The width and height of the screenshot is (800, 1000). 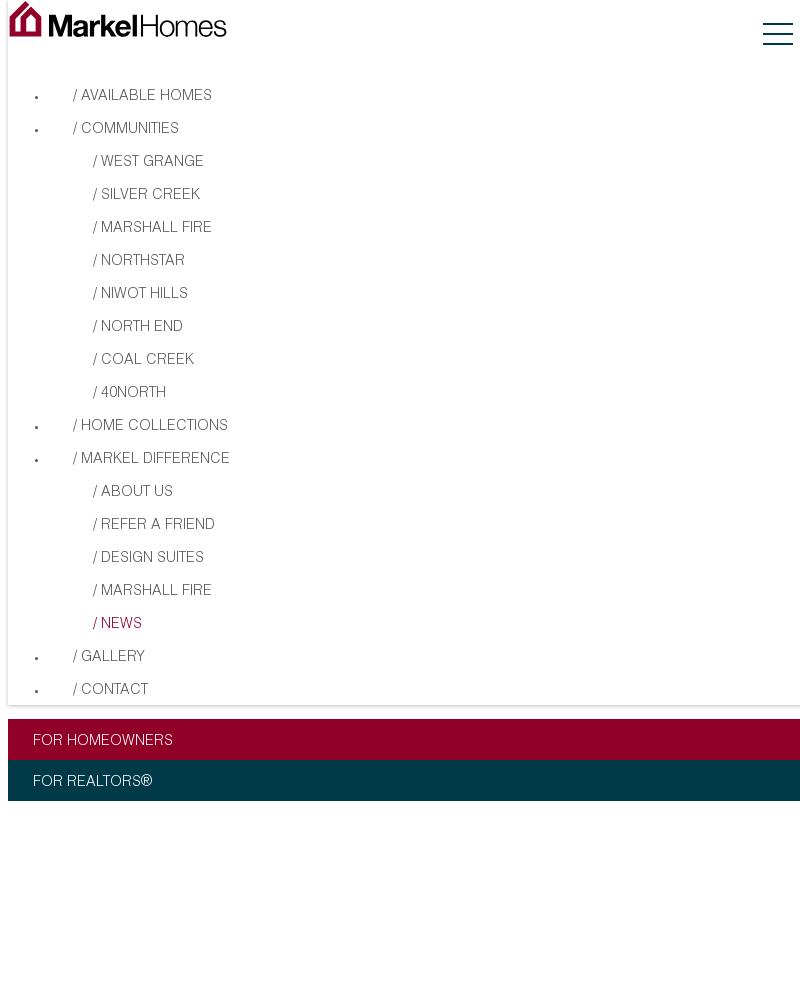 I want to click on 'Silver Creek', so click(x=150, y=194).